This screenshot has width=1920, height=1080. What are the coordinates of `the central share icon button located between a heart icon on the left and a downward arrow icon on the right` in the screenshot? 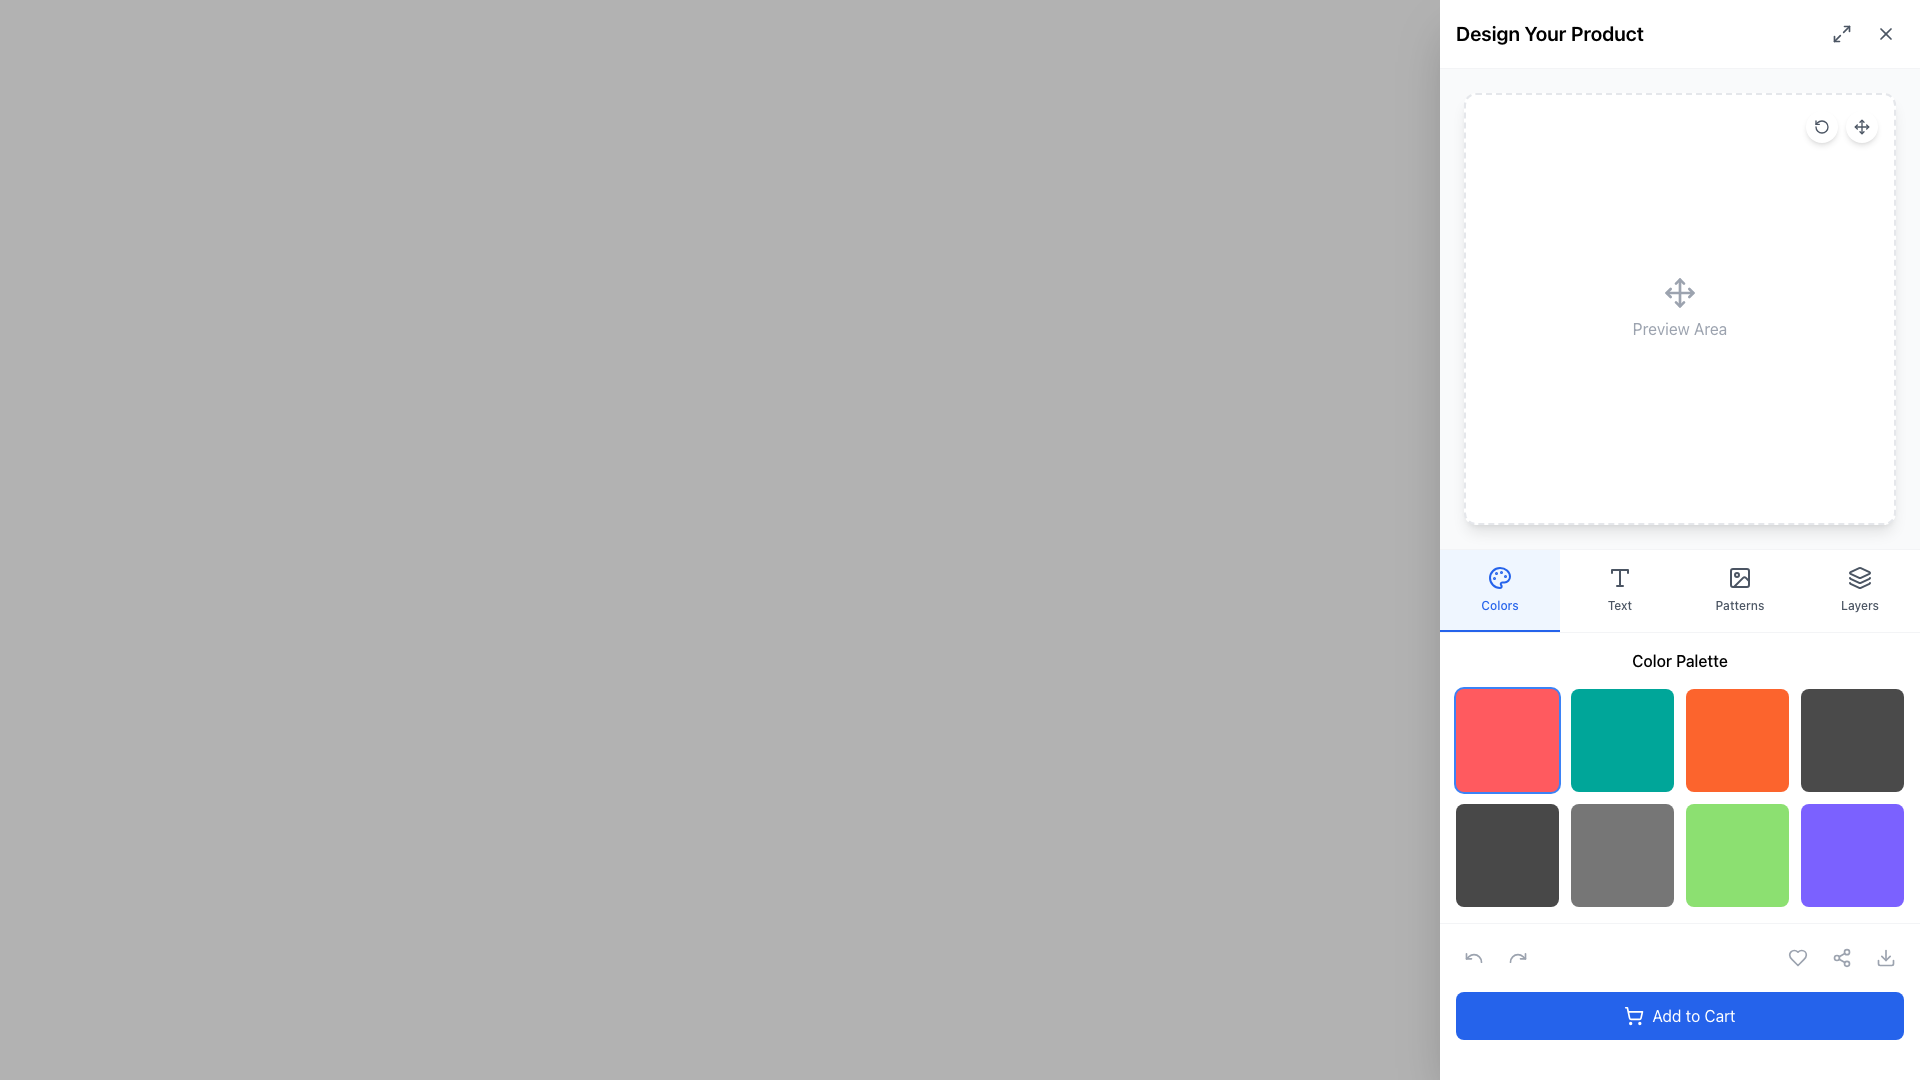 It's located at (1841, 956).